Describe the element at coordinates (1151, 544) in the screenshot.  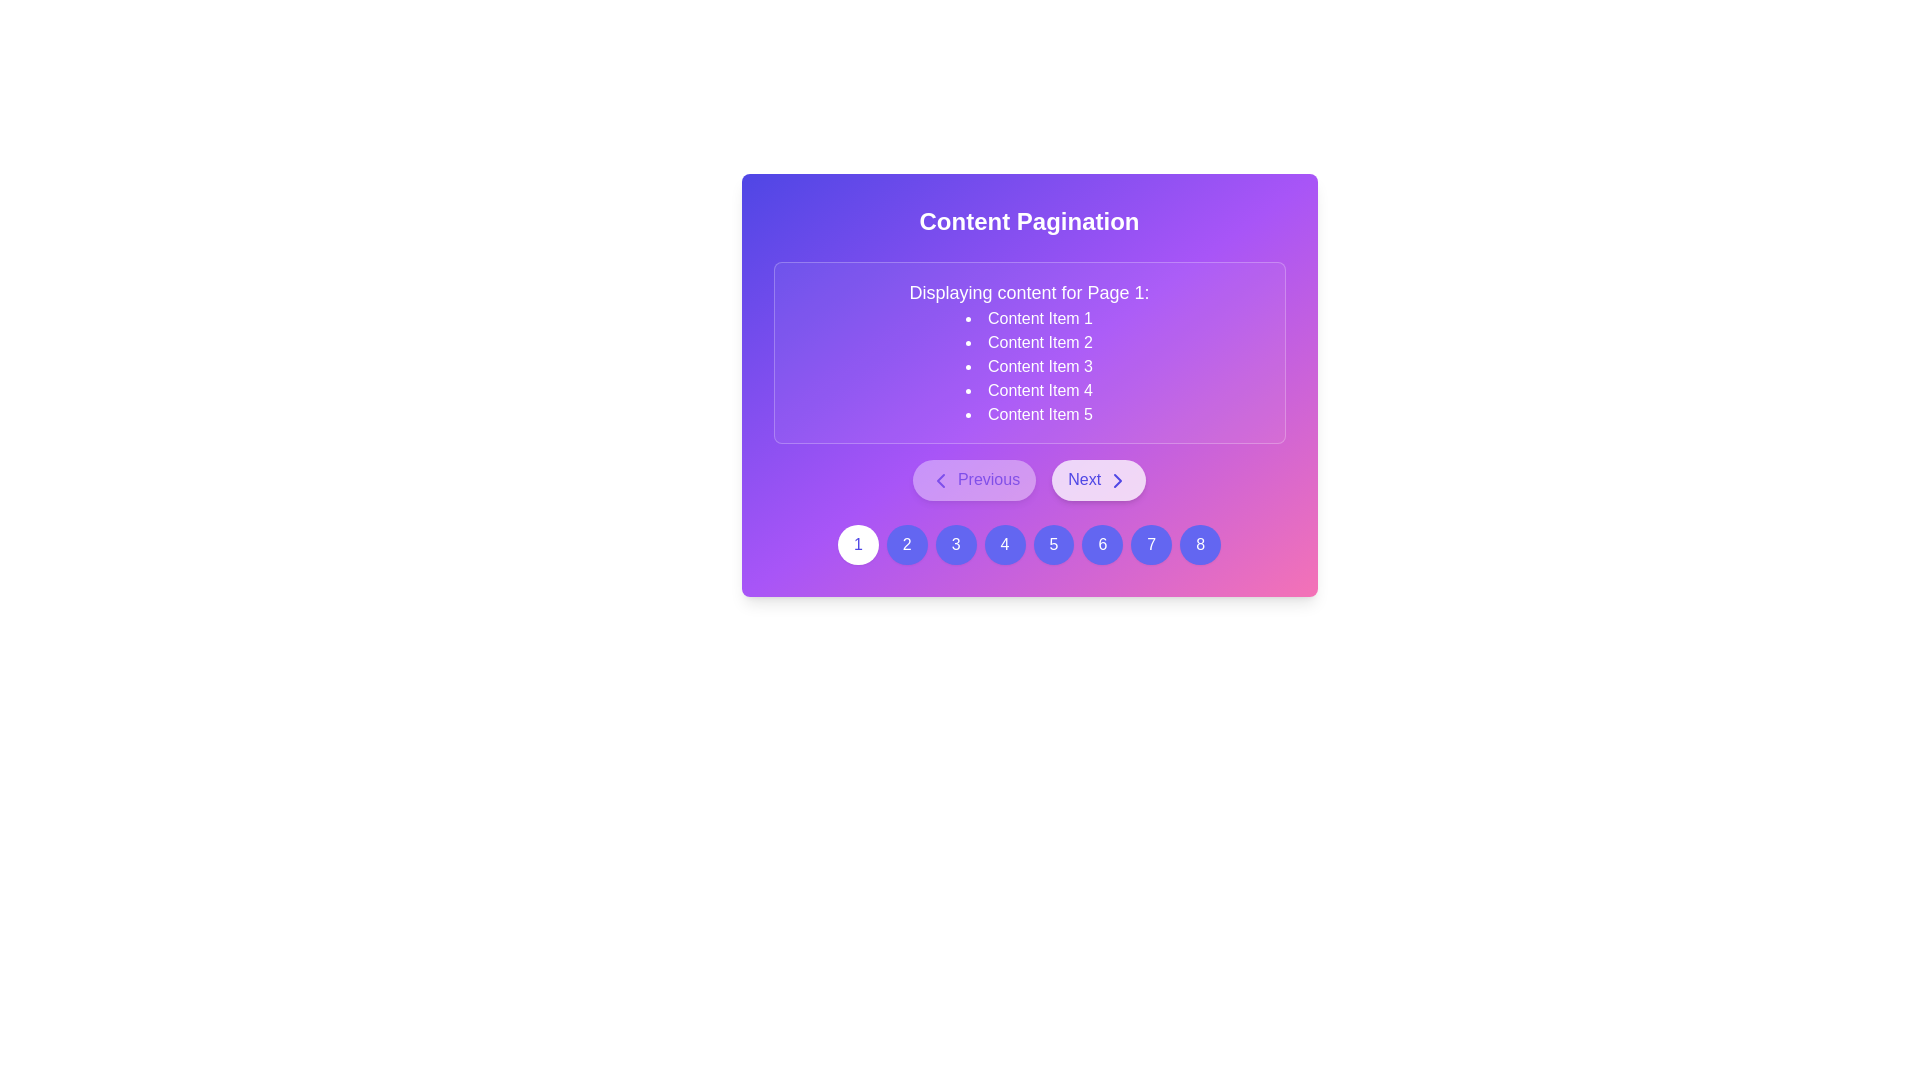
I see `the seventh button in the pagination bar` at that location.